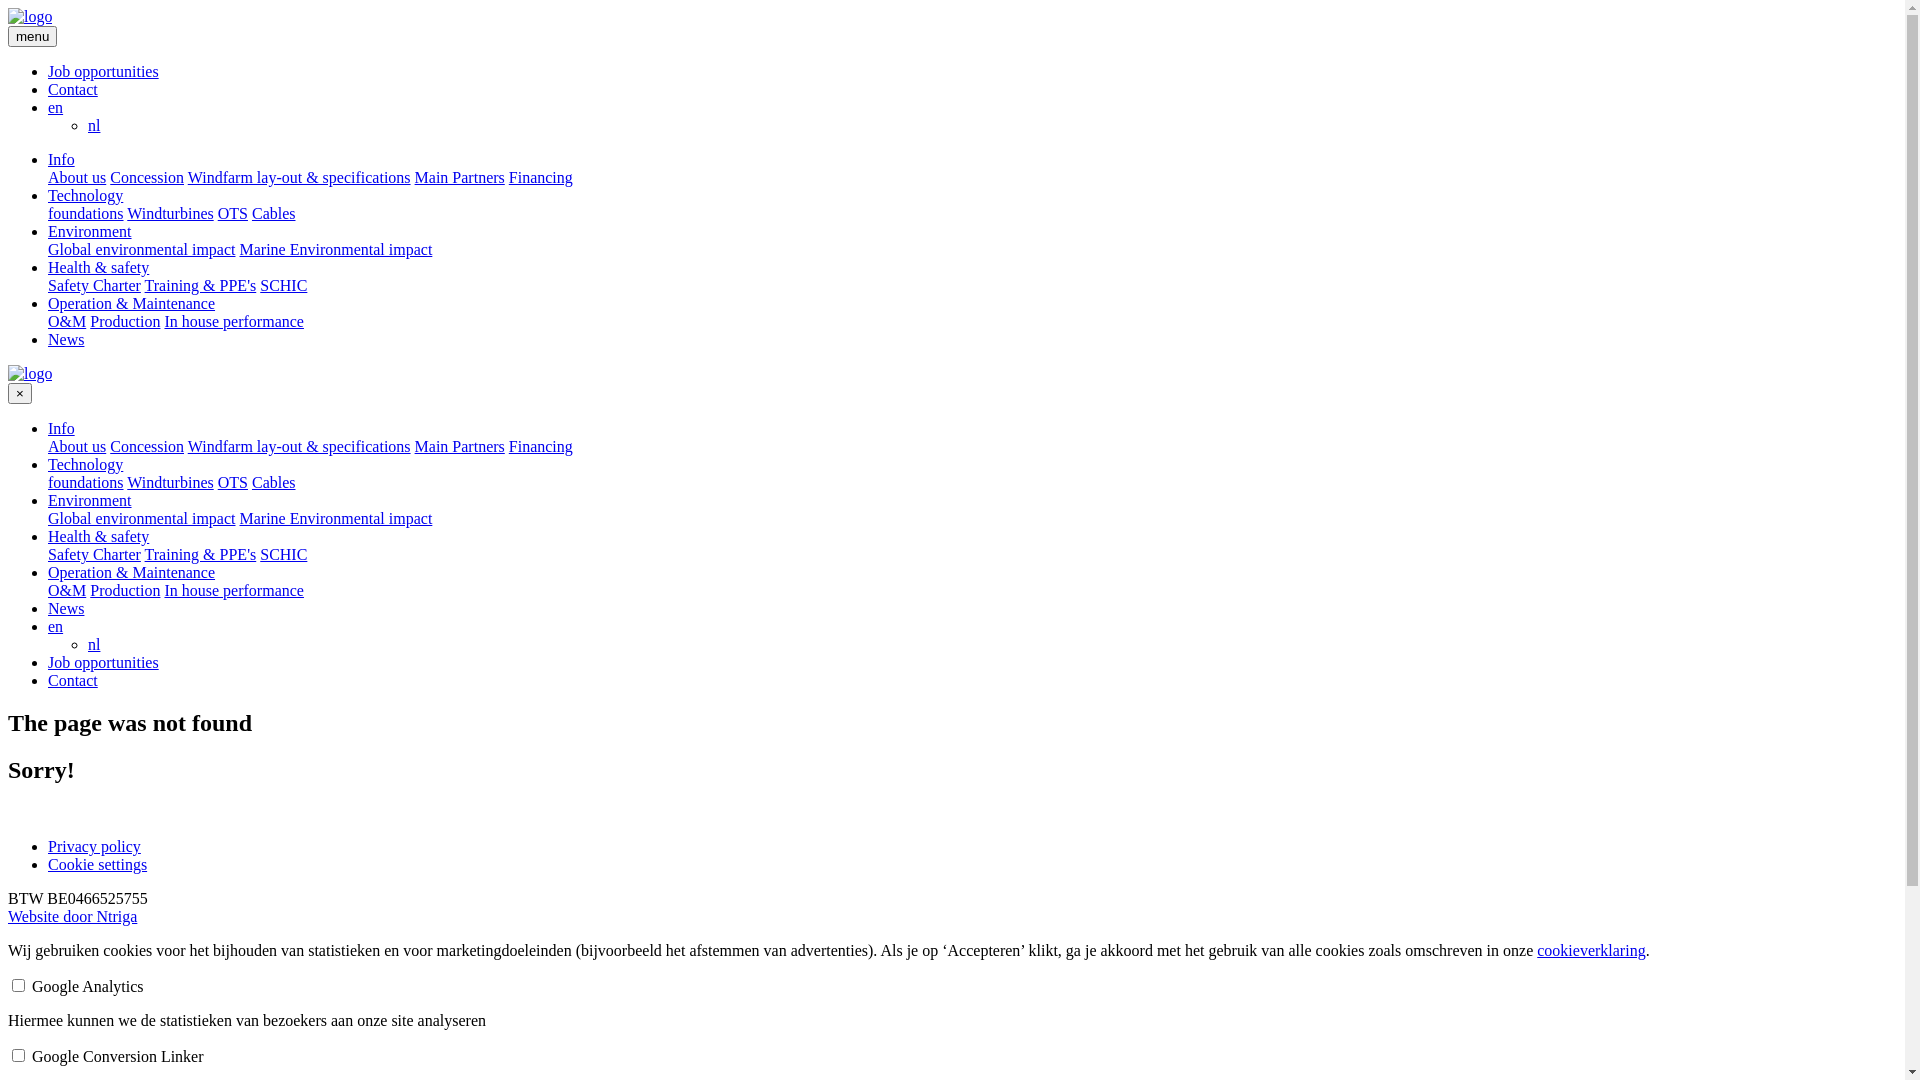 The image size is (1920, 1080). Describe the element at coordinates (336, 517) in the screenshot. I see `'Marine Environmental impact'` at that location.